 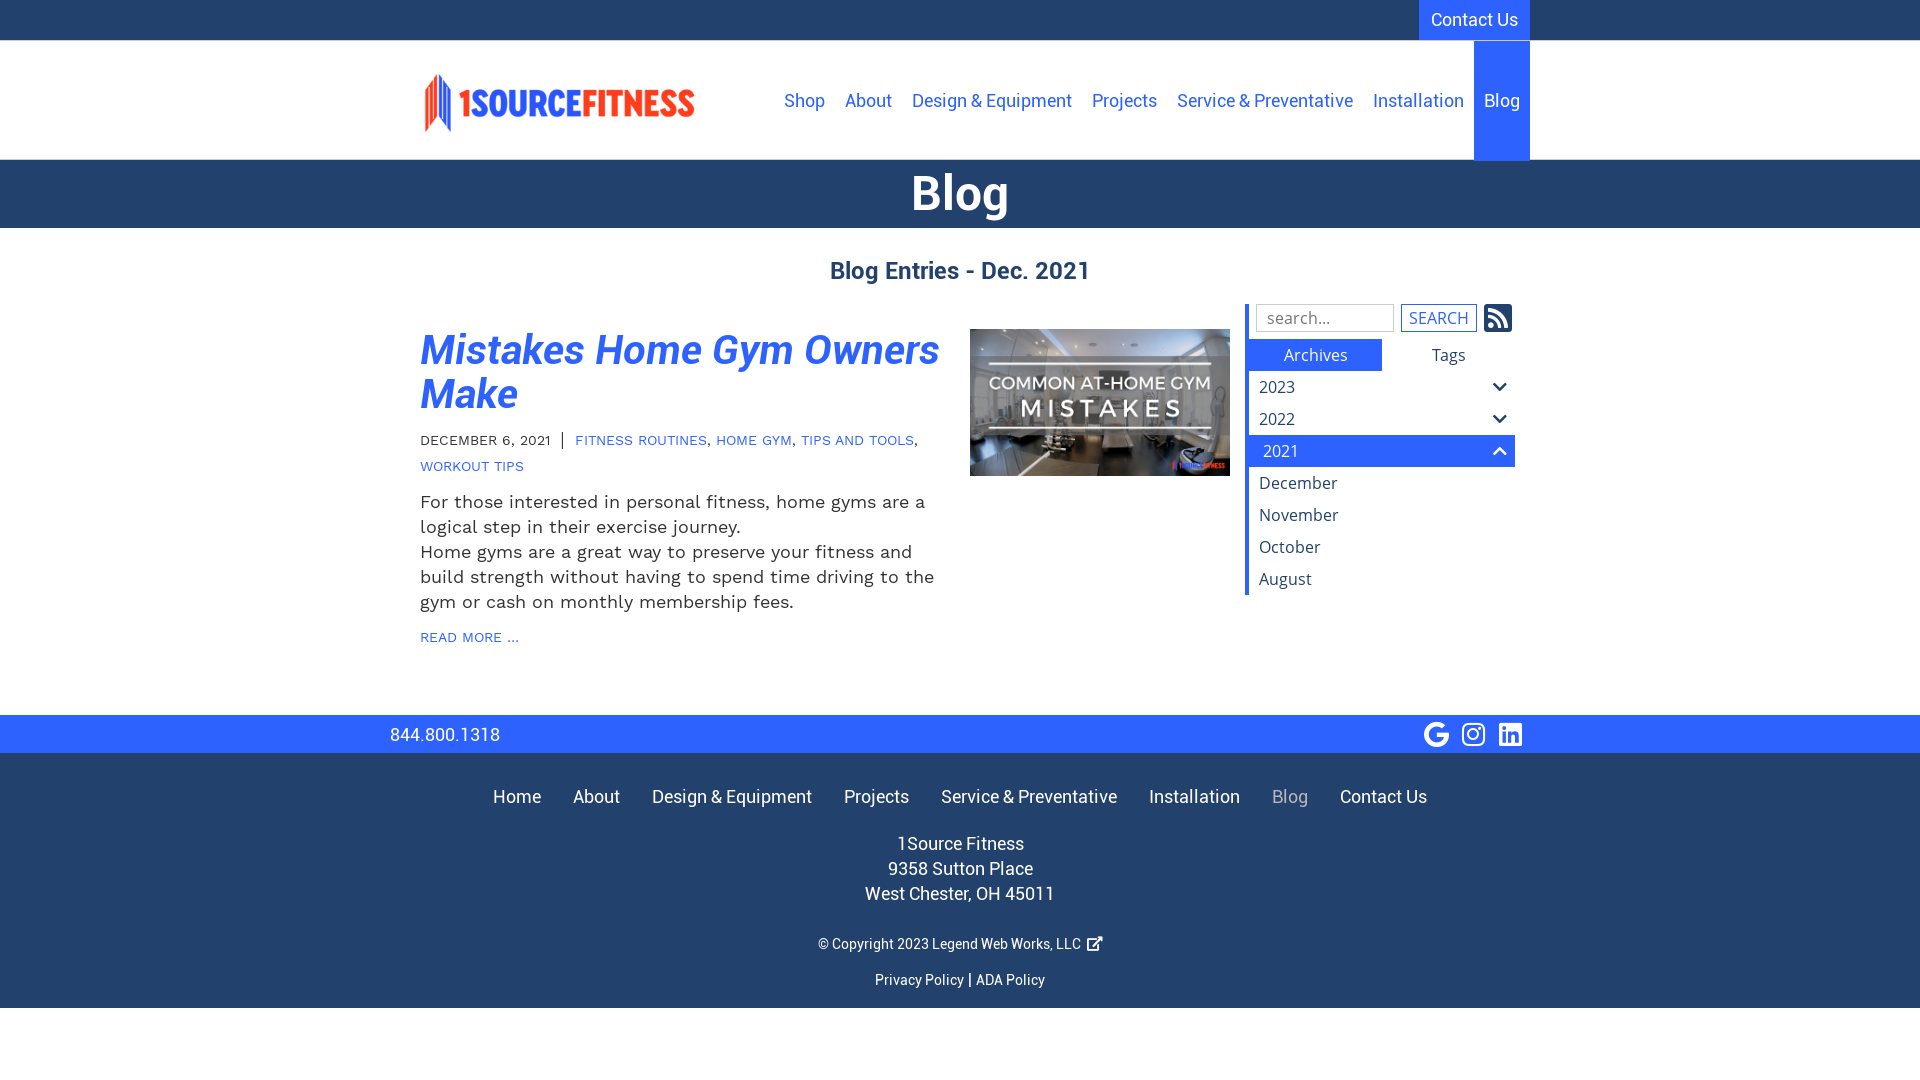 I want to click on '2023', so click(x=1381, y=386).